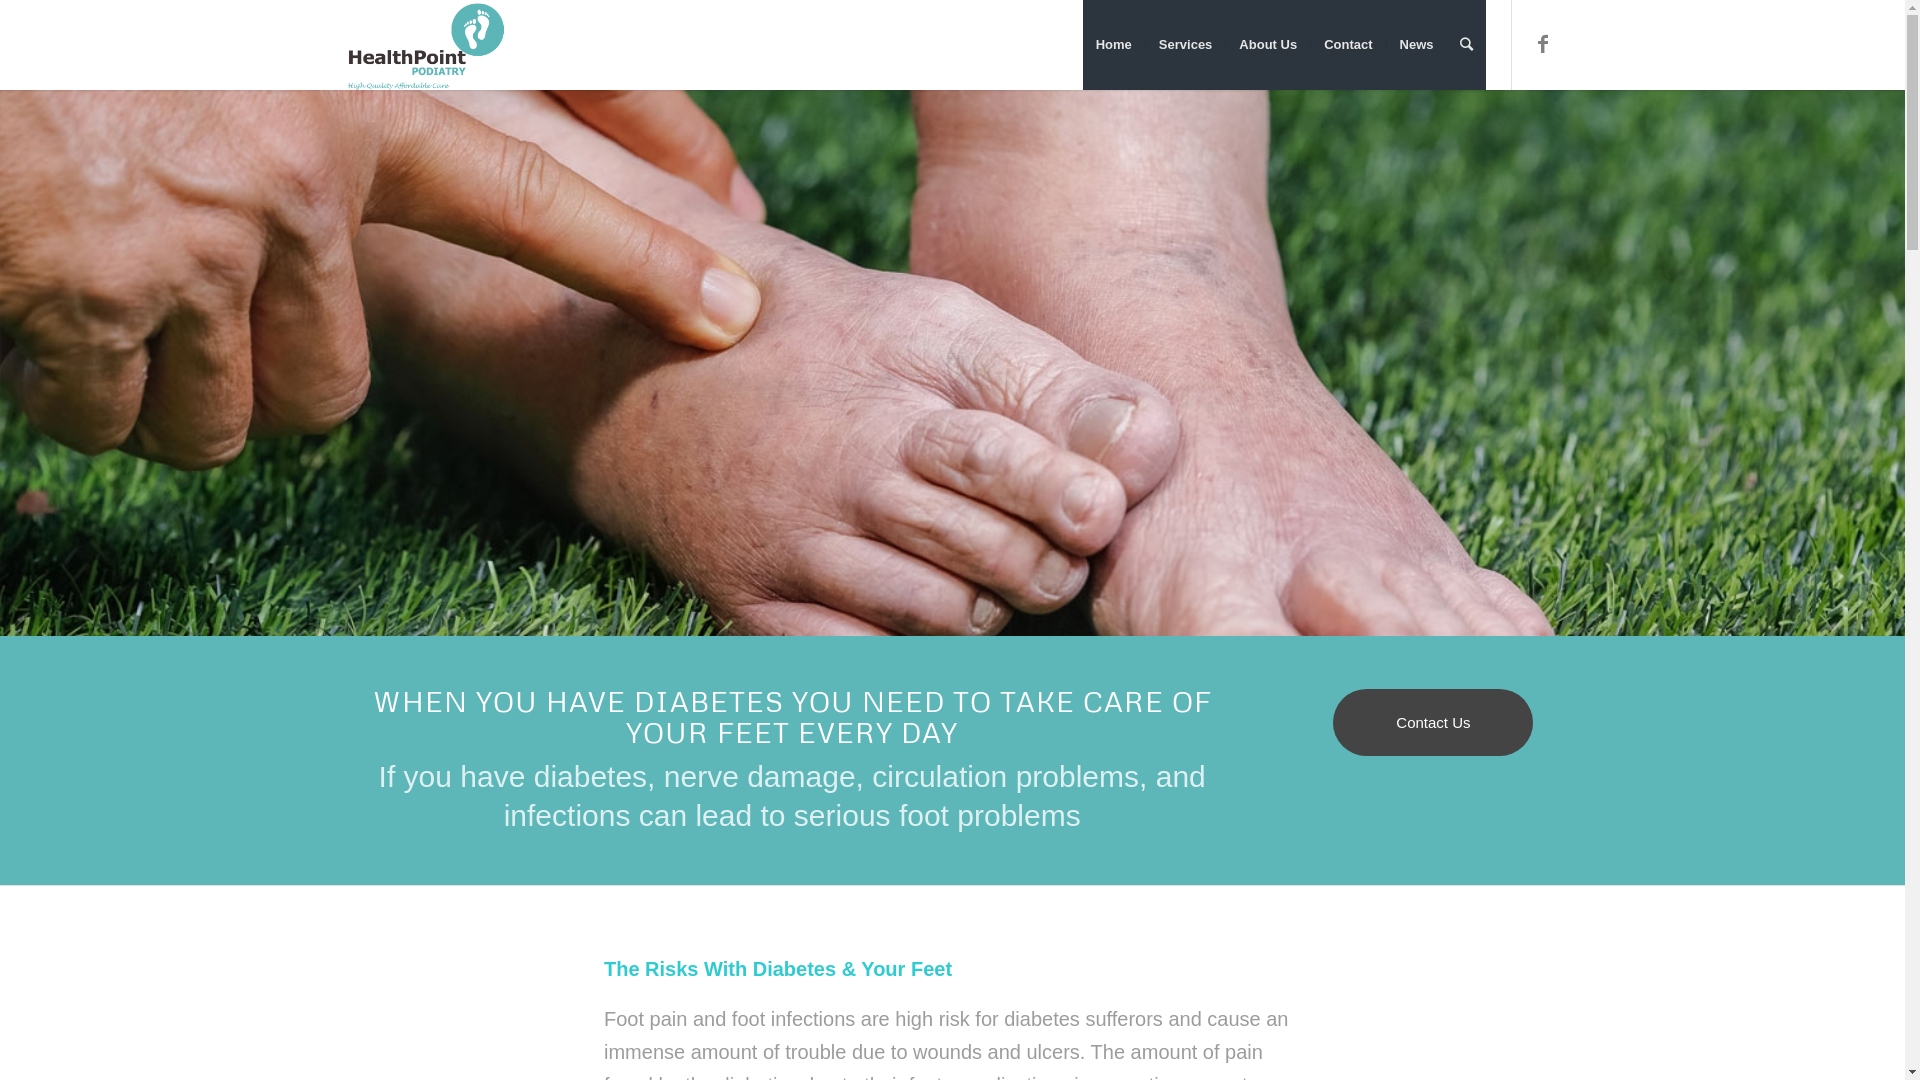 The image size is (1920, 1080). I want to click on 'Home', so click(1112, 45).